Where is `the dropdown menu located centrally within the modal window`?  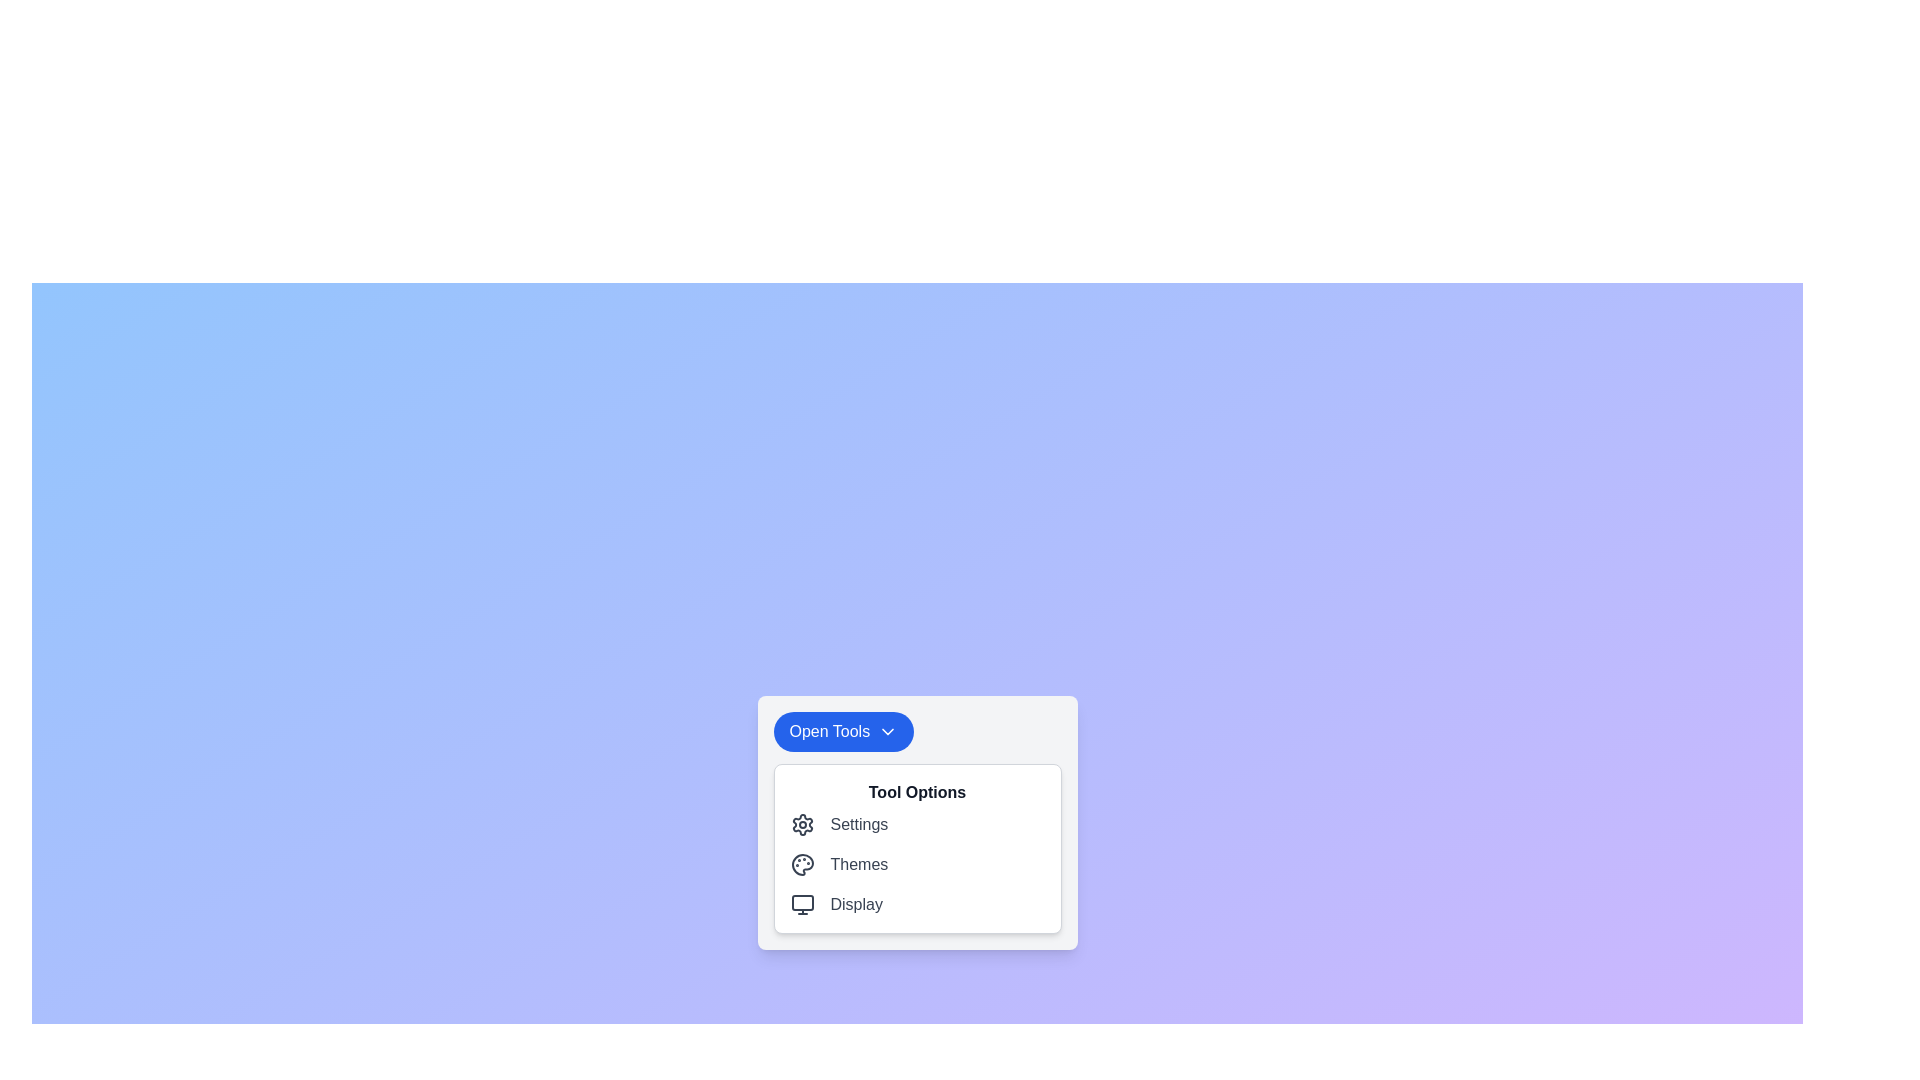
the dropdown menu located centrally within the modal window is located at coordinates (916, 822).